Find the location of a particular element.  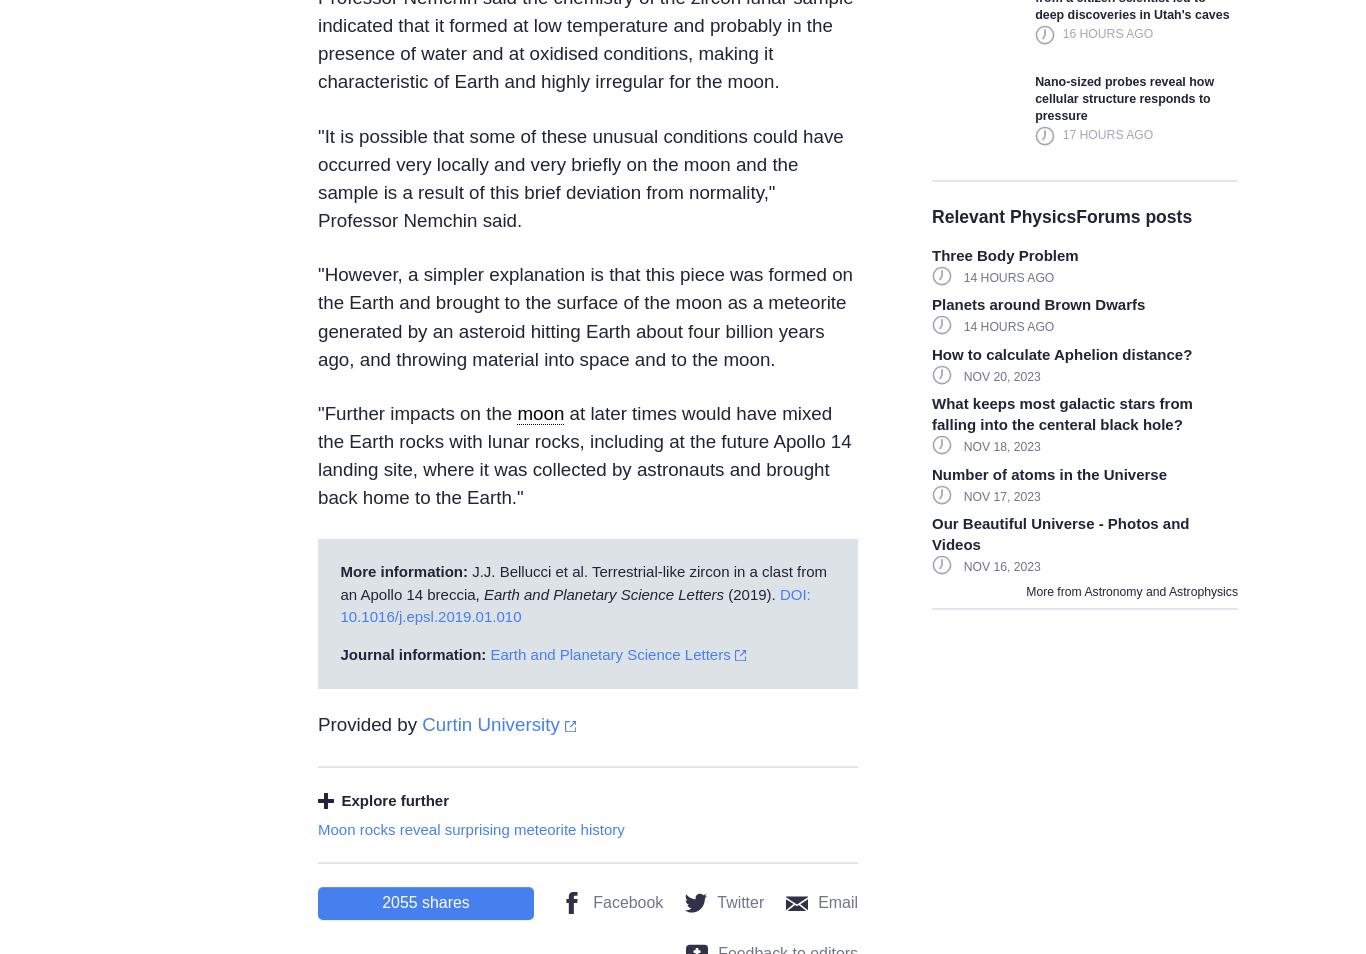

'Nov 16, 2023' is located at coordinates (1001, 565).